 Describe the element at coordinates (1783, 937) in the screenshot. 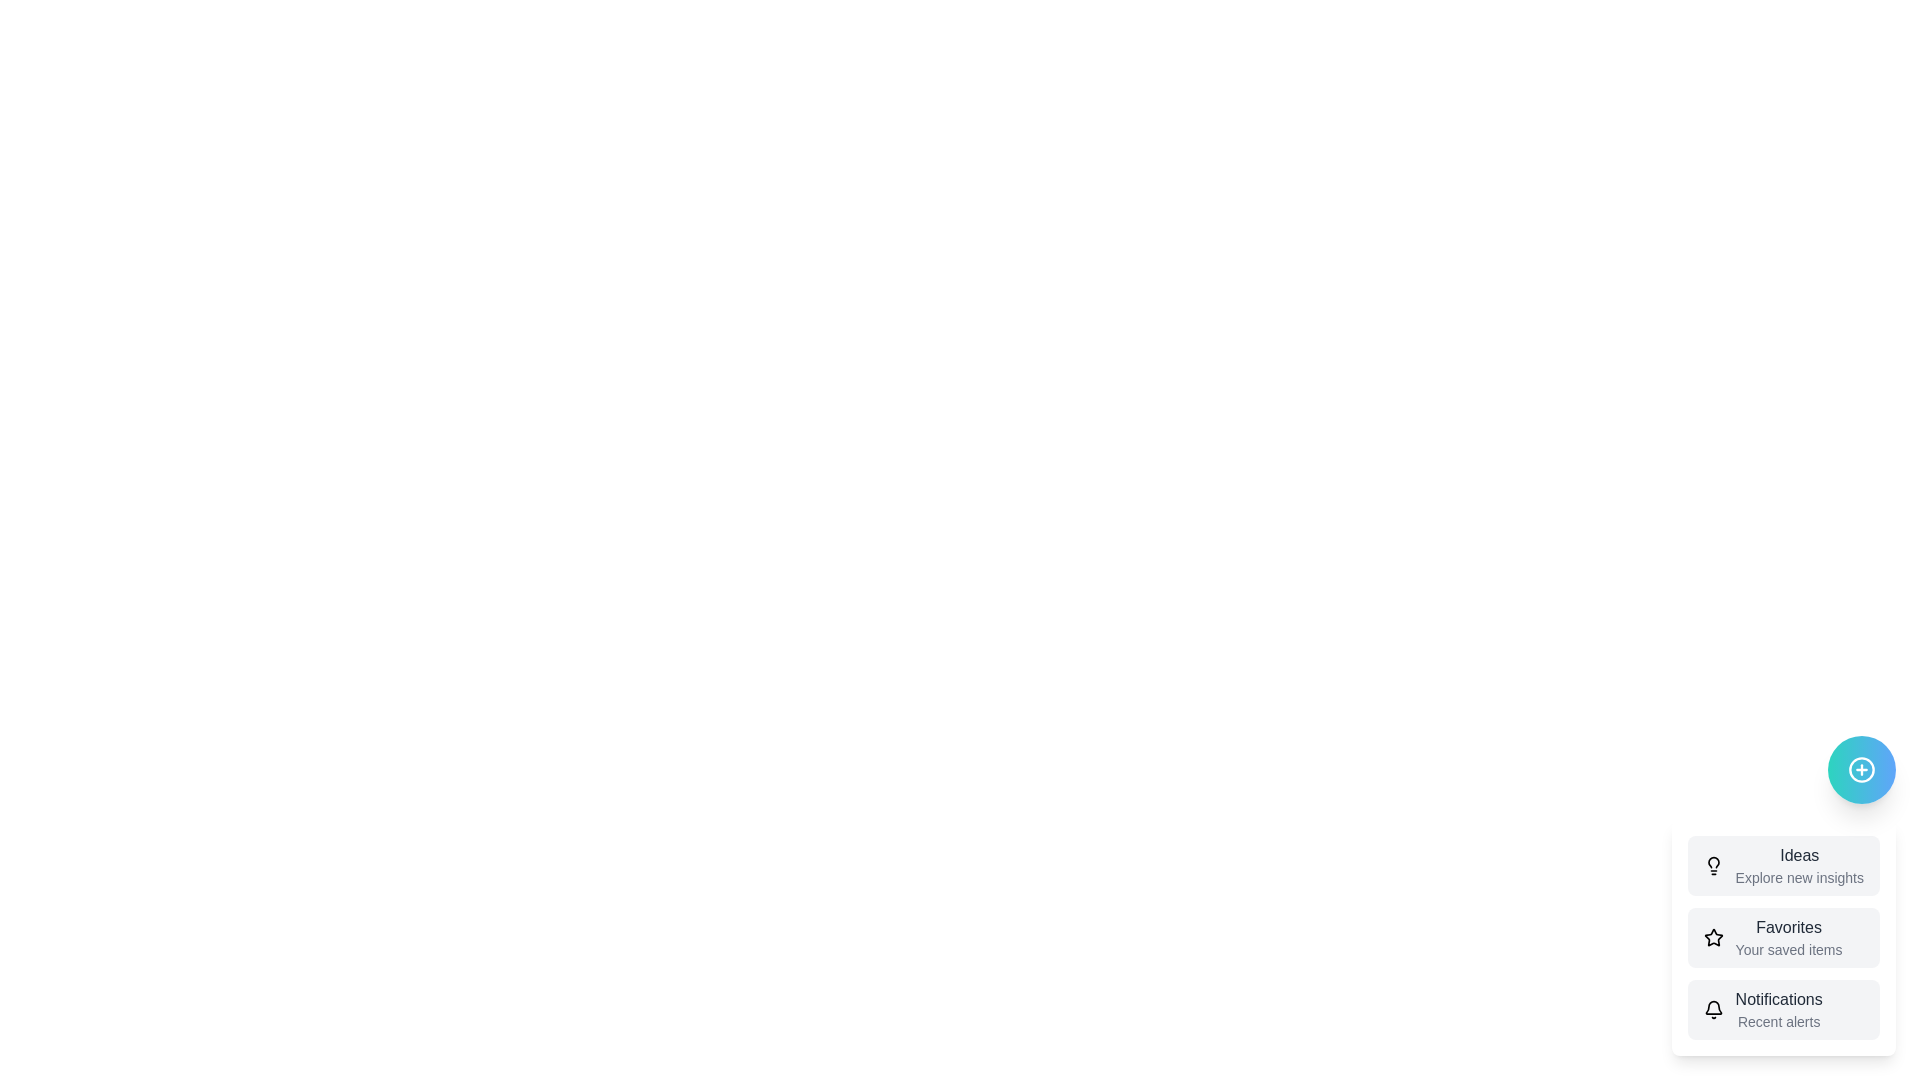

I see `the 'Favorites' menu item, which includes a star icon and two lines of text` at that location.